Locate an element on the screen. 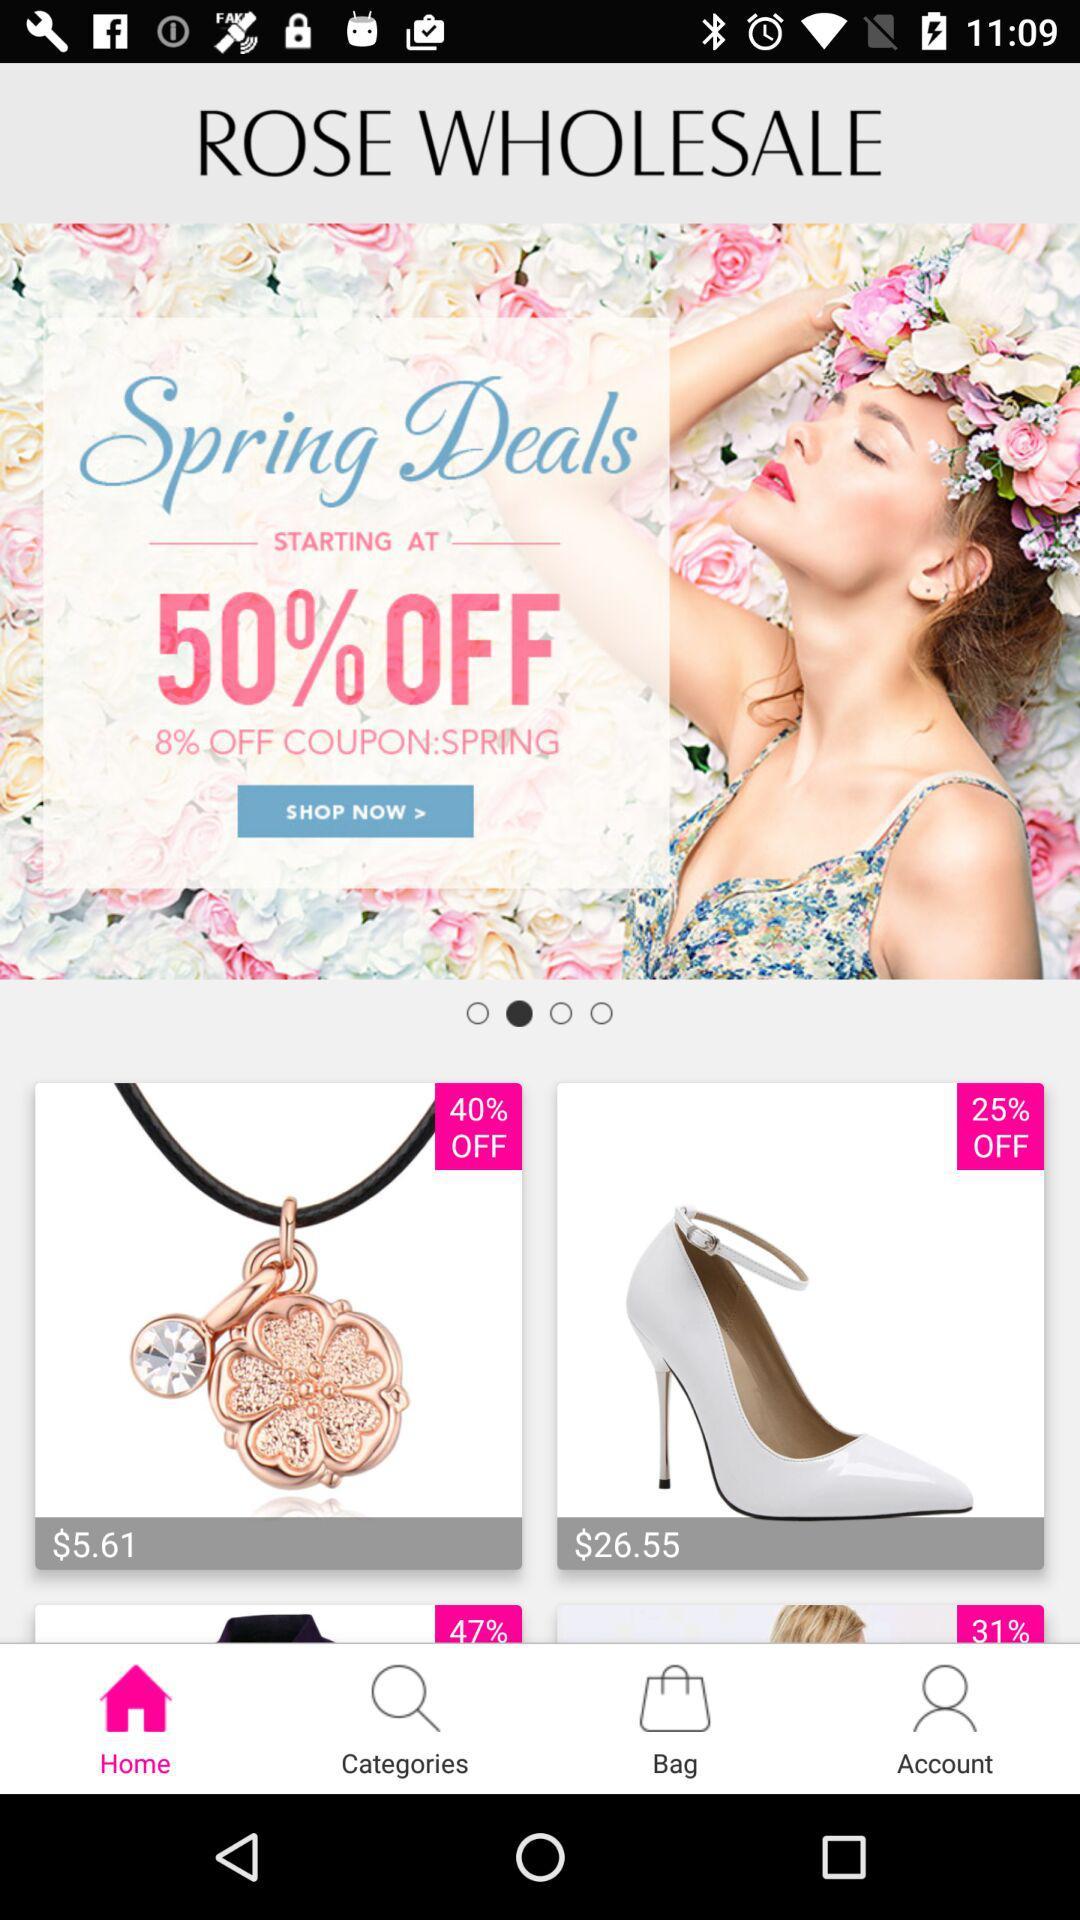 Image resolution: width=1080 pixels, height=1920 pixels. apply coupon is located at coordinates (540, 600).